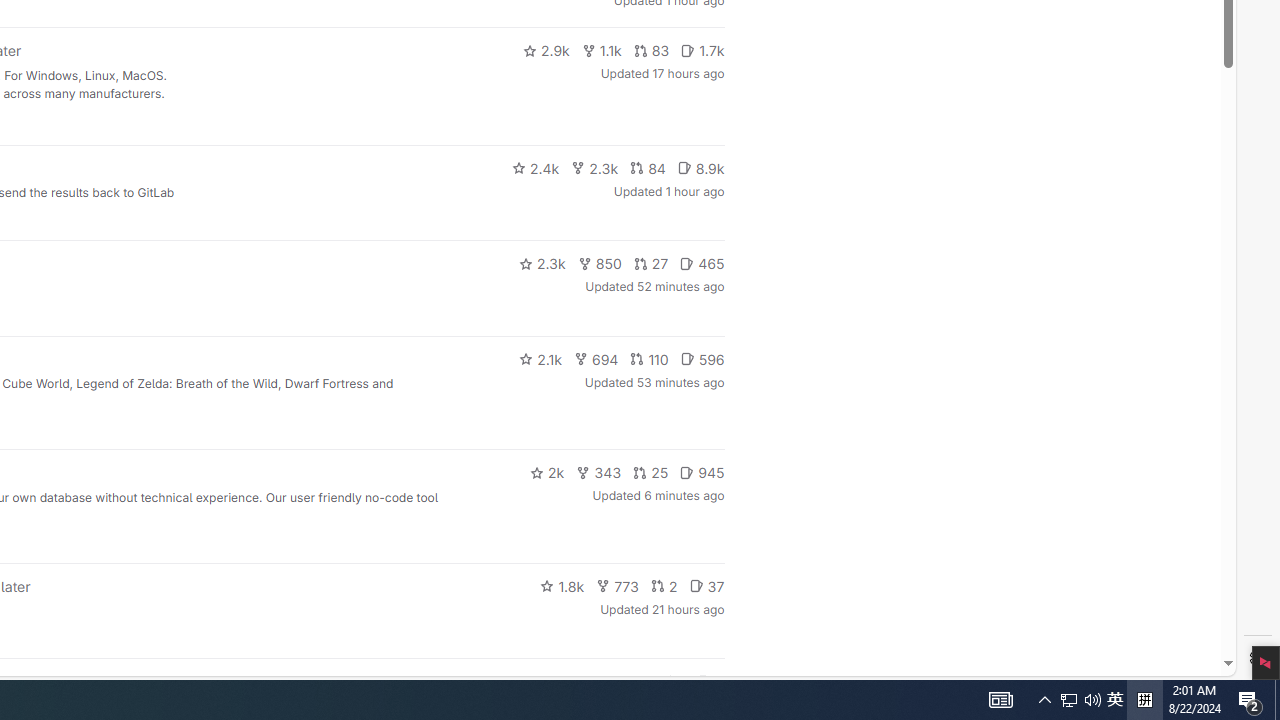  Describe the element at coordinates (664, 585) in the screenshot. I see `'2'` at that location.